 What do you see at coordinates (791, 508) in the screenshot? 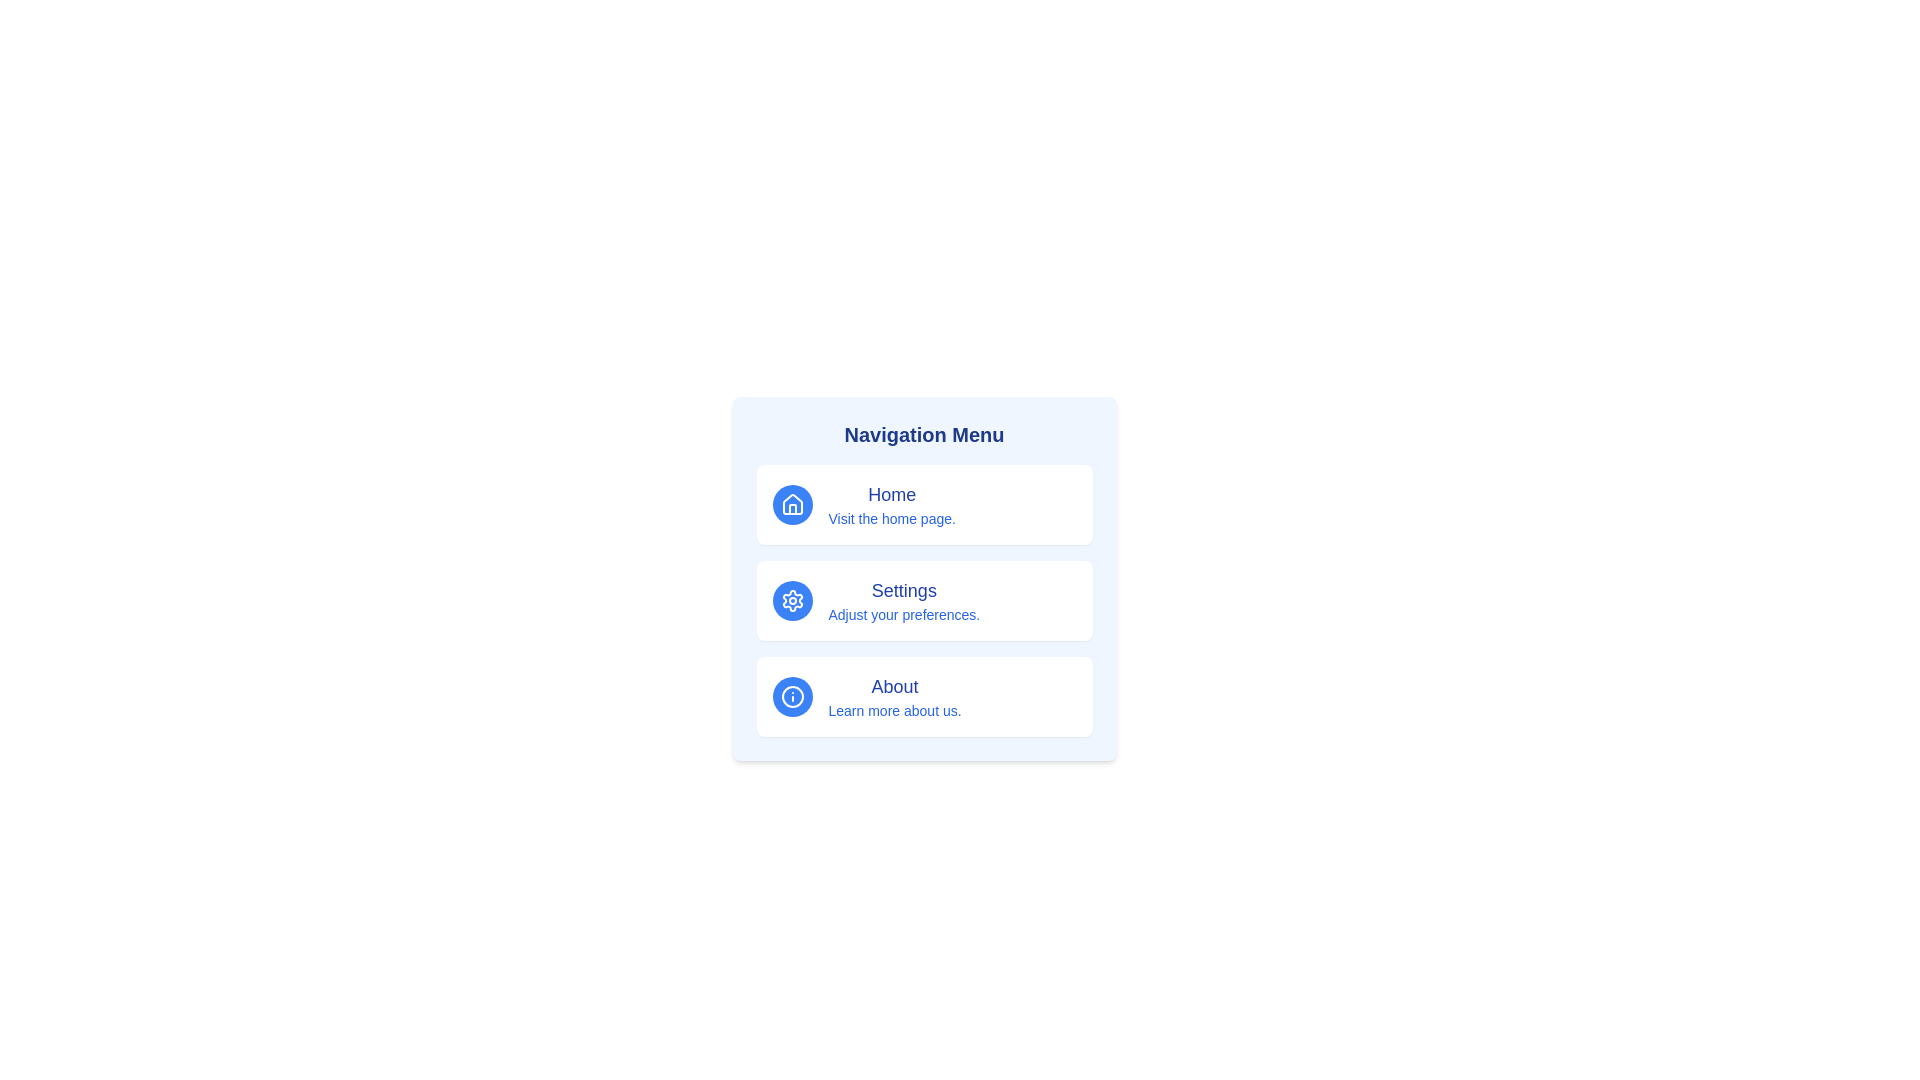
I see `the base of the house icon within the home navigation menu, representing the 'Home' item` at bounding box center [791, 508].